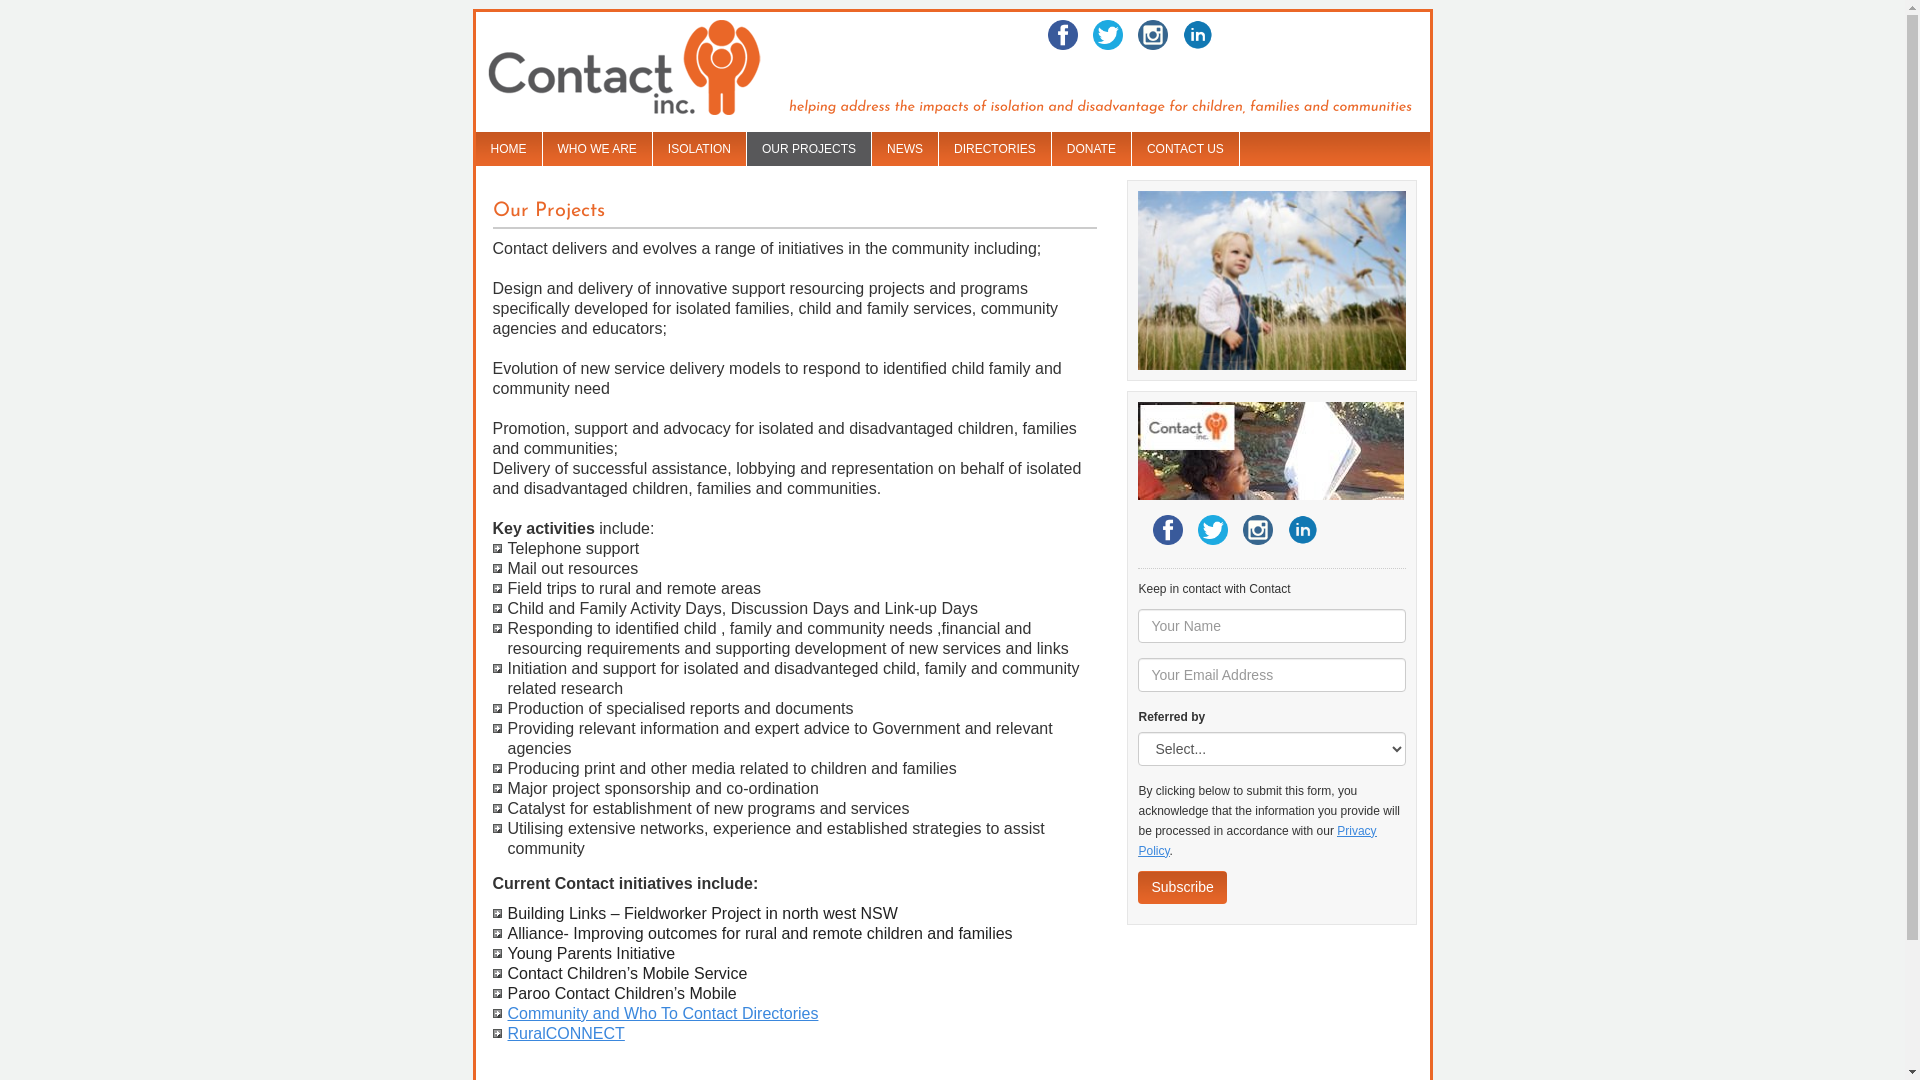 This screenshot has width=1920, height=1080. Describe the element at coordinates (1090, 148) in the screenshot. I see `'DONATE'` at that location.